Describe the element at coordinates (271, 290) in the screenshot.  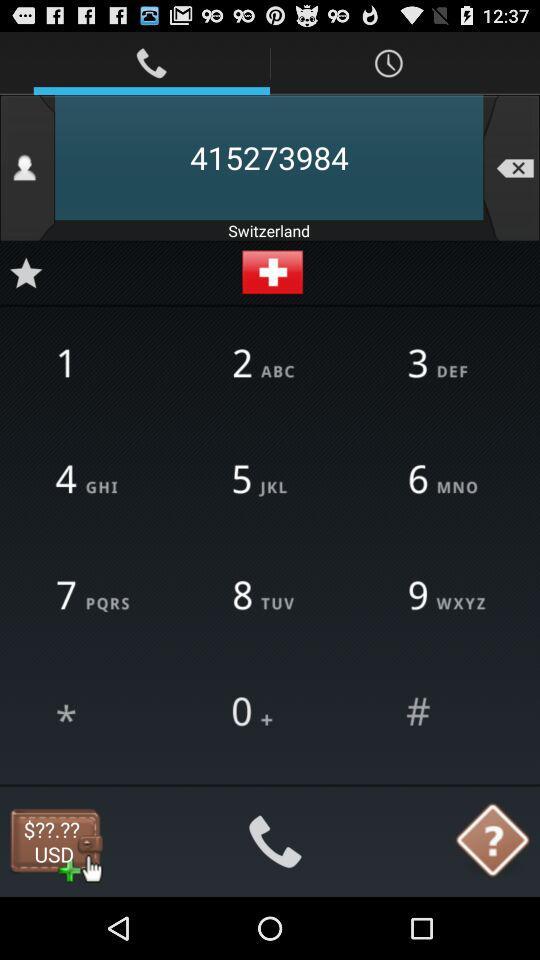
I see `the add icon` at that location.